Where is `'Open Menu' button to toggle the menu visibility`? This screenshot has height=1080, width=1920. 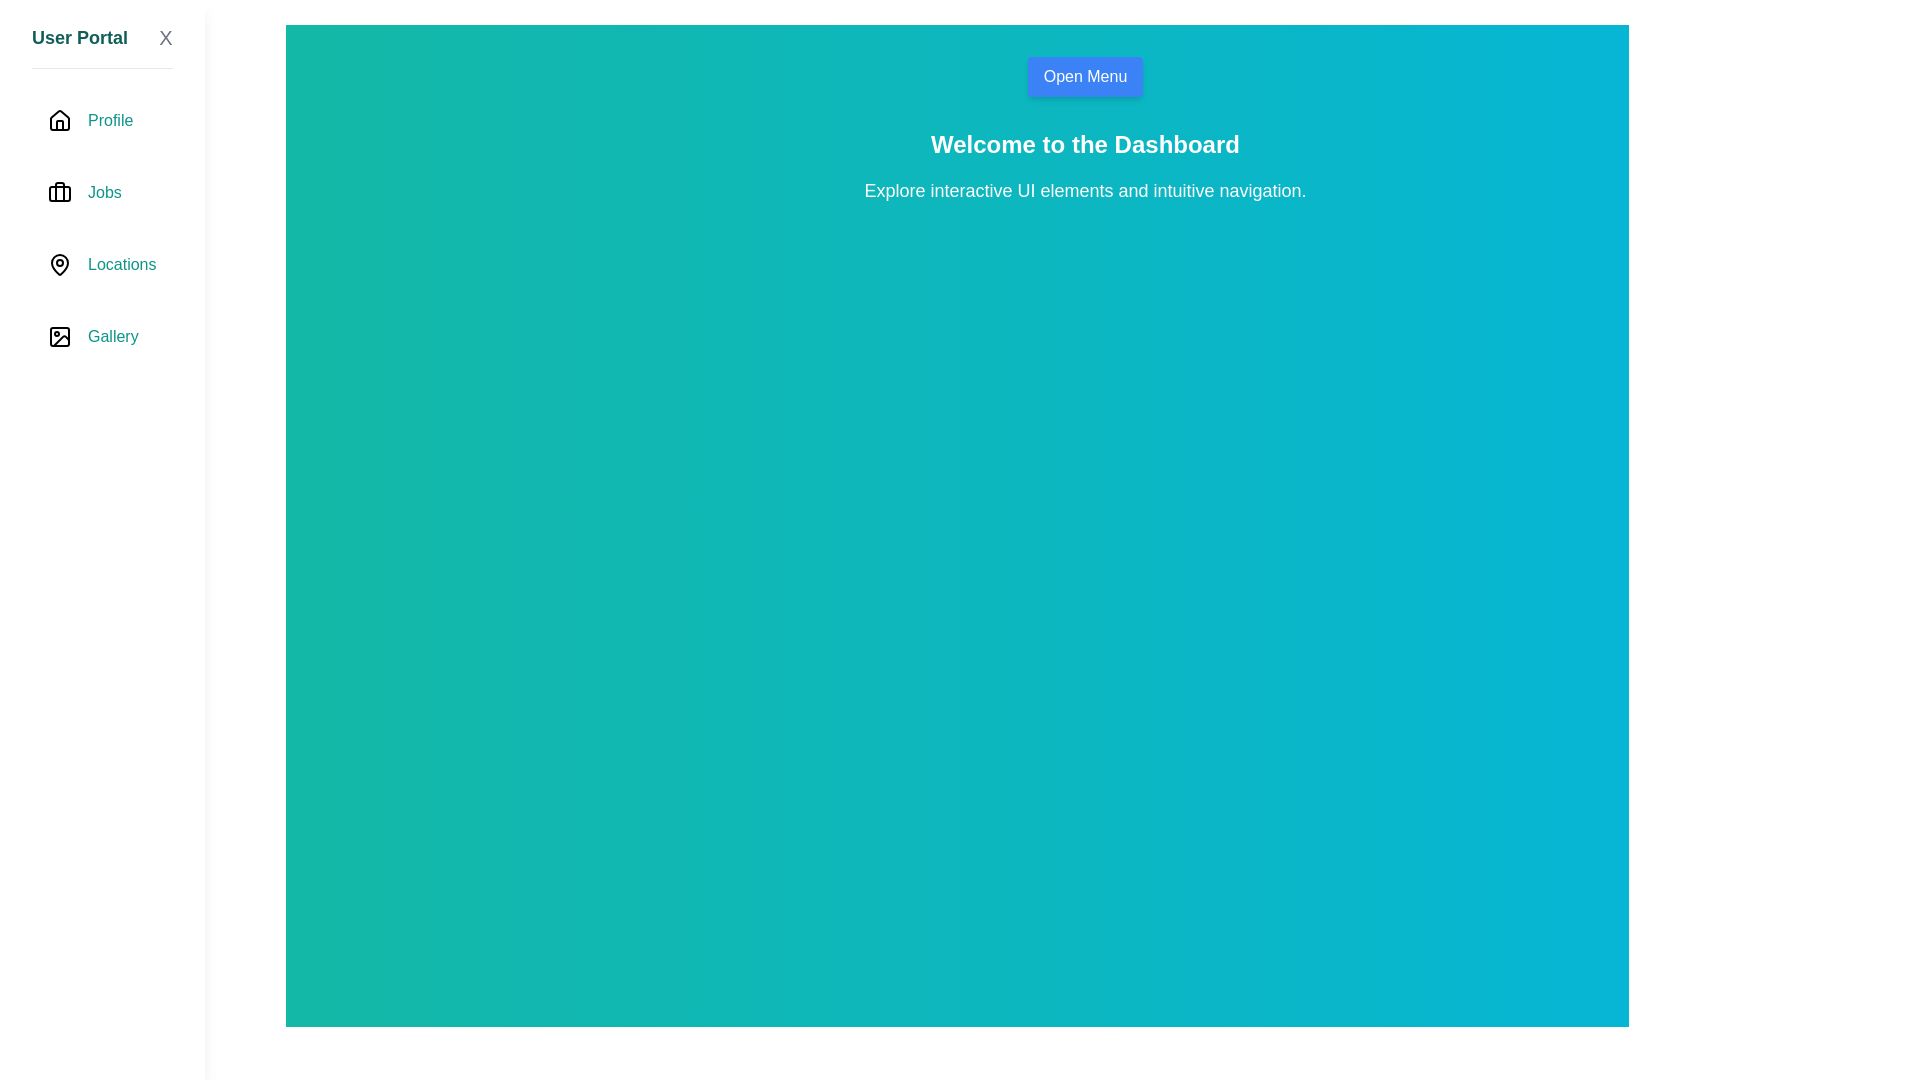
'Open Menu' button to toggle the menu visibility is located at coordinates (1083, 76).